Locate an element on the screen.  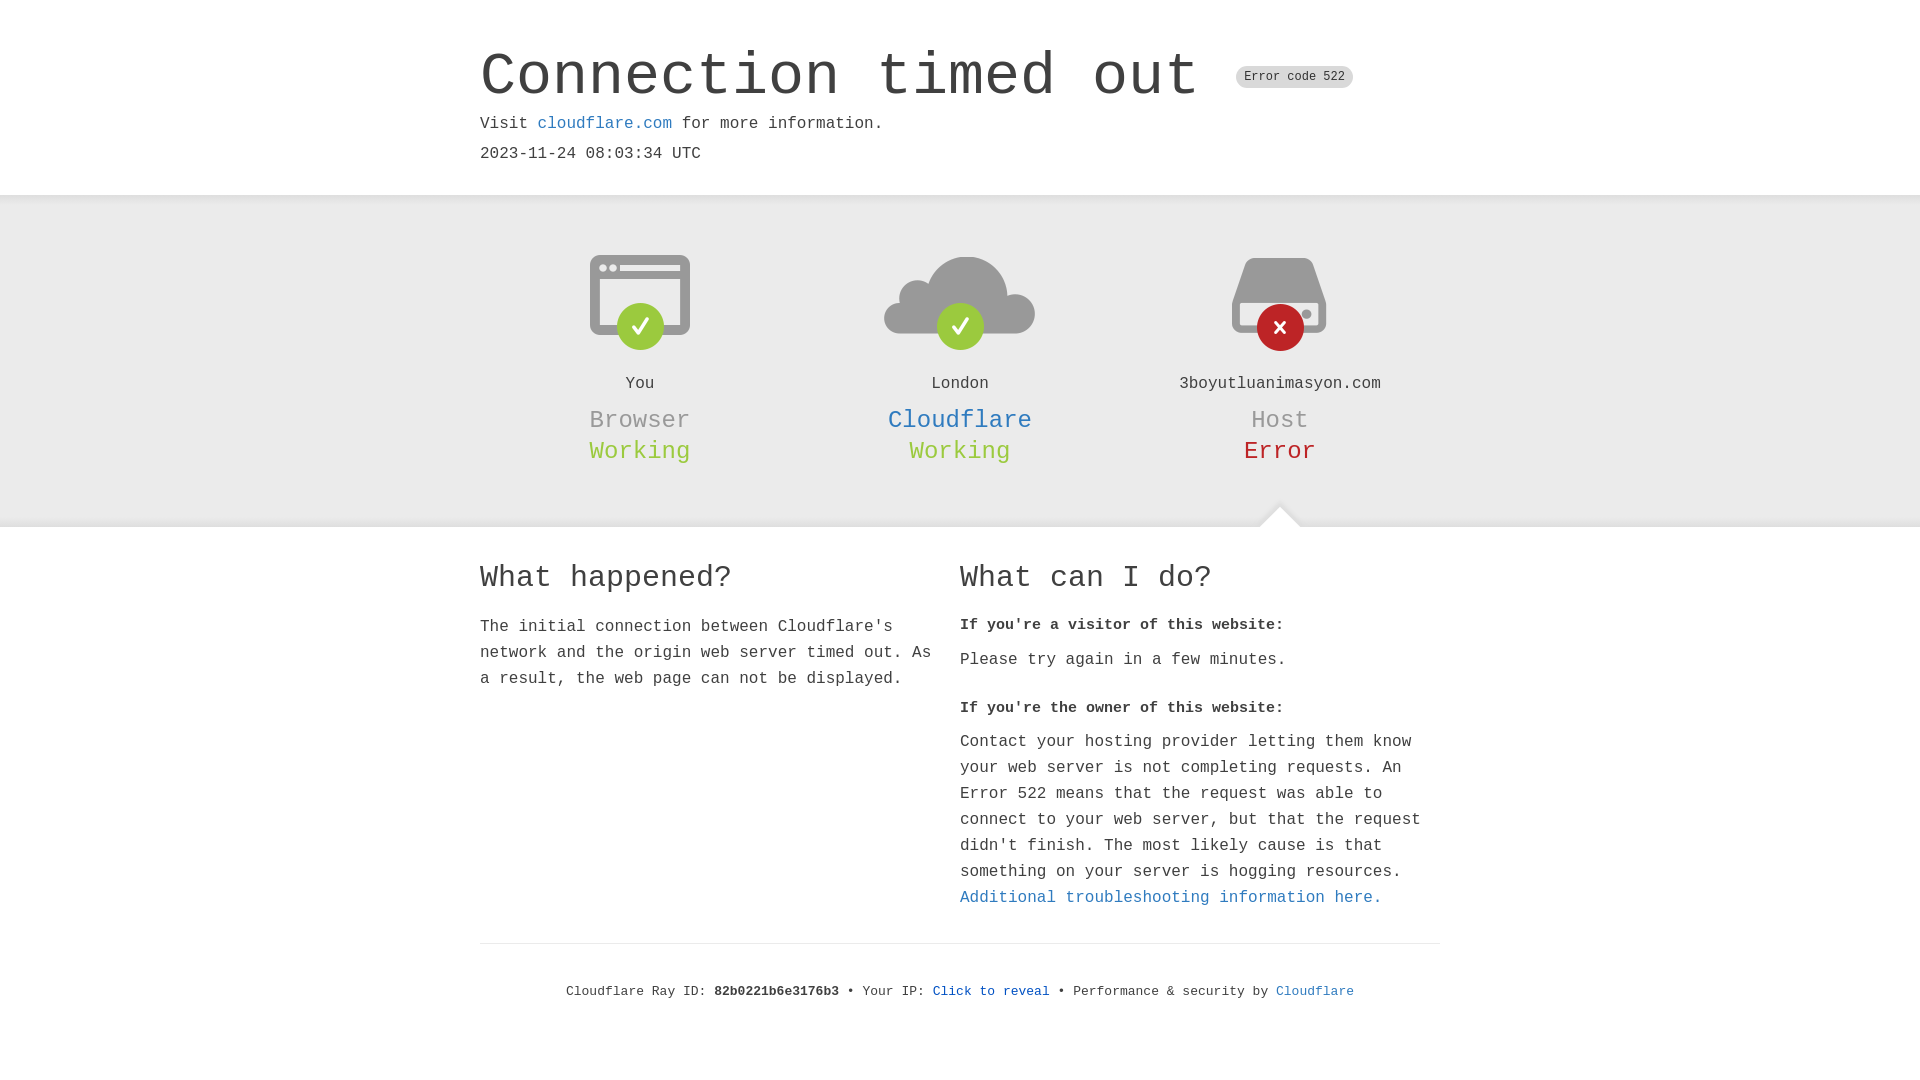
'cloudflare.com' is located at coordinates (603, 123).